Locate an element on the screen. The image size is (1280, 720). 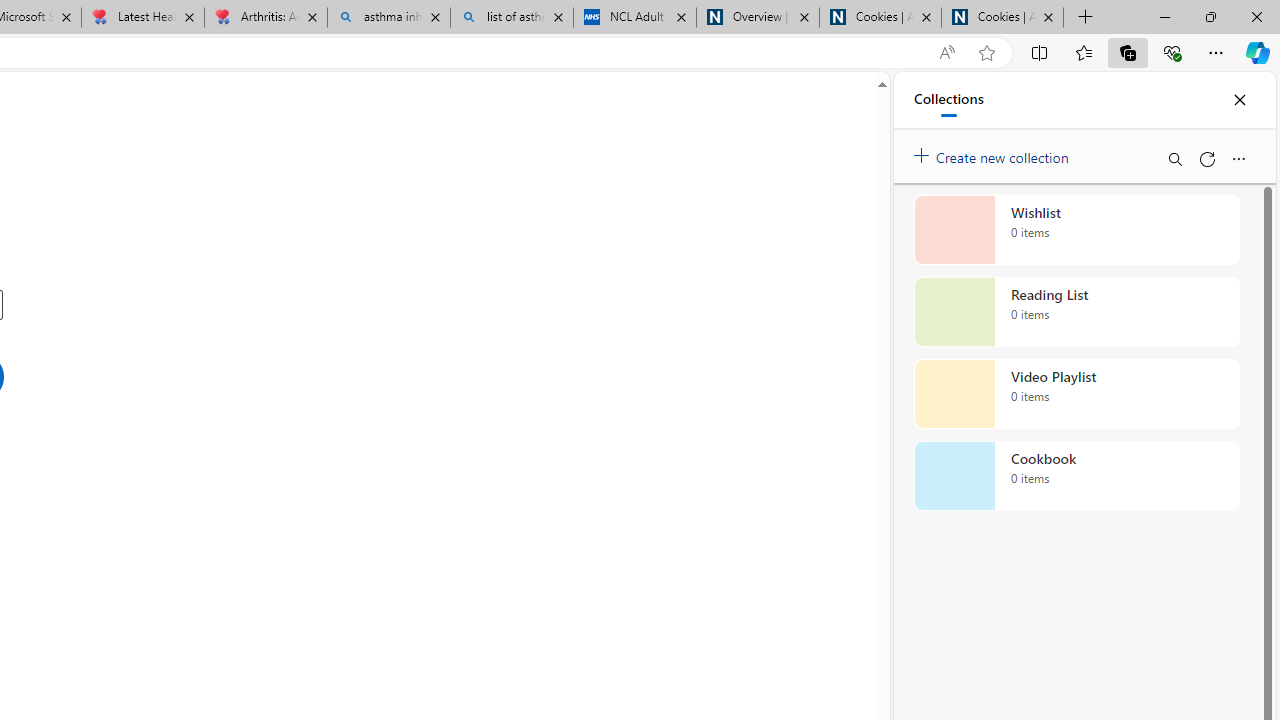
'asthma inhaler - Search' is located at coordinates (389, 17).